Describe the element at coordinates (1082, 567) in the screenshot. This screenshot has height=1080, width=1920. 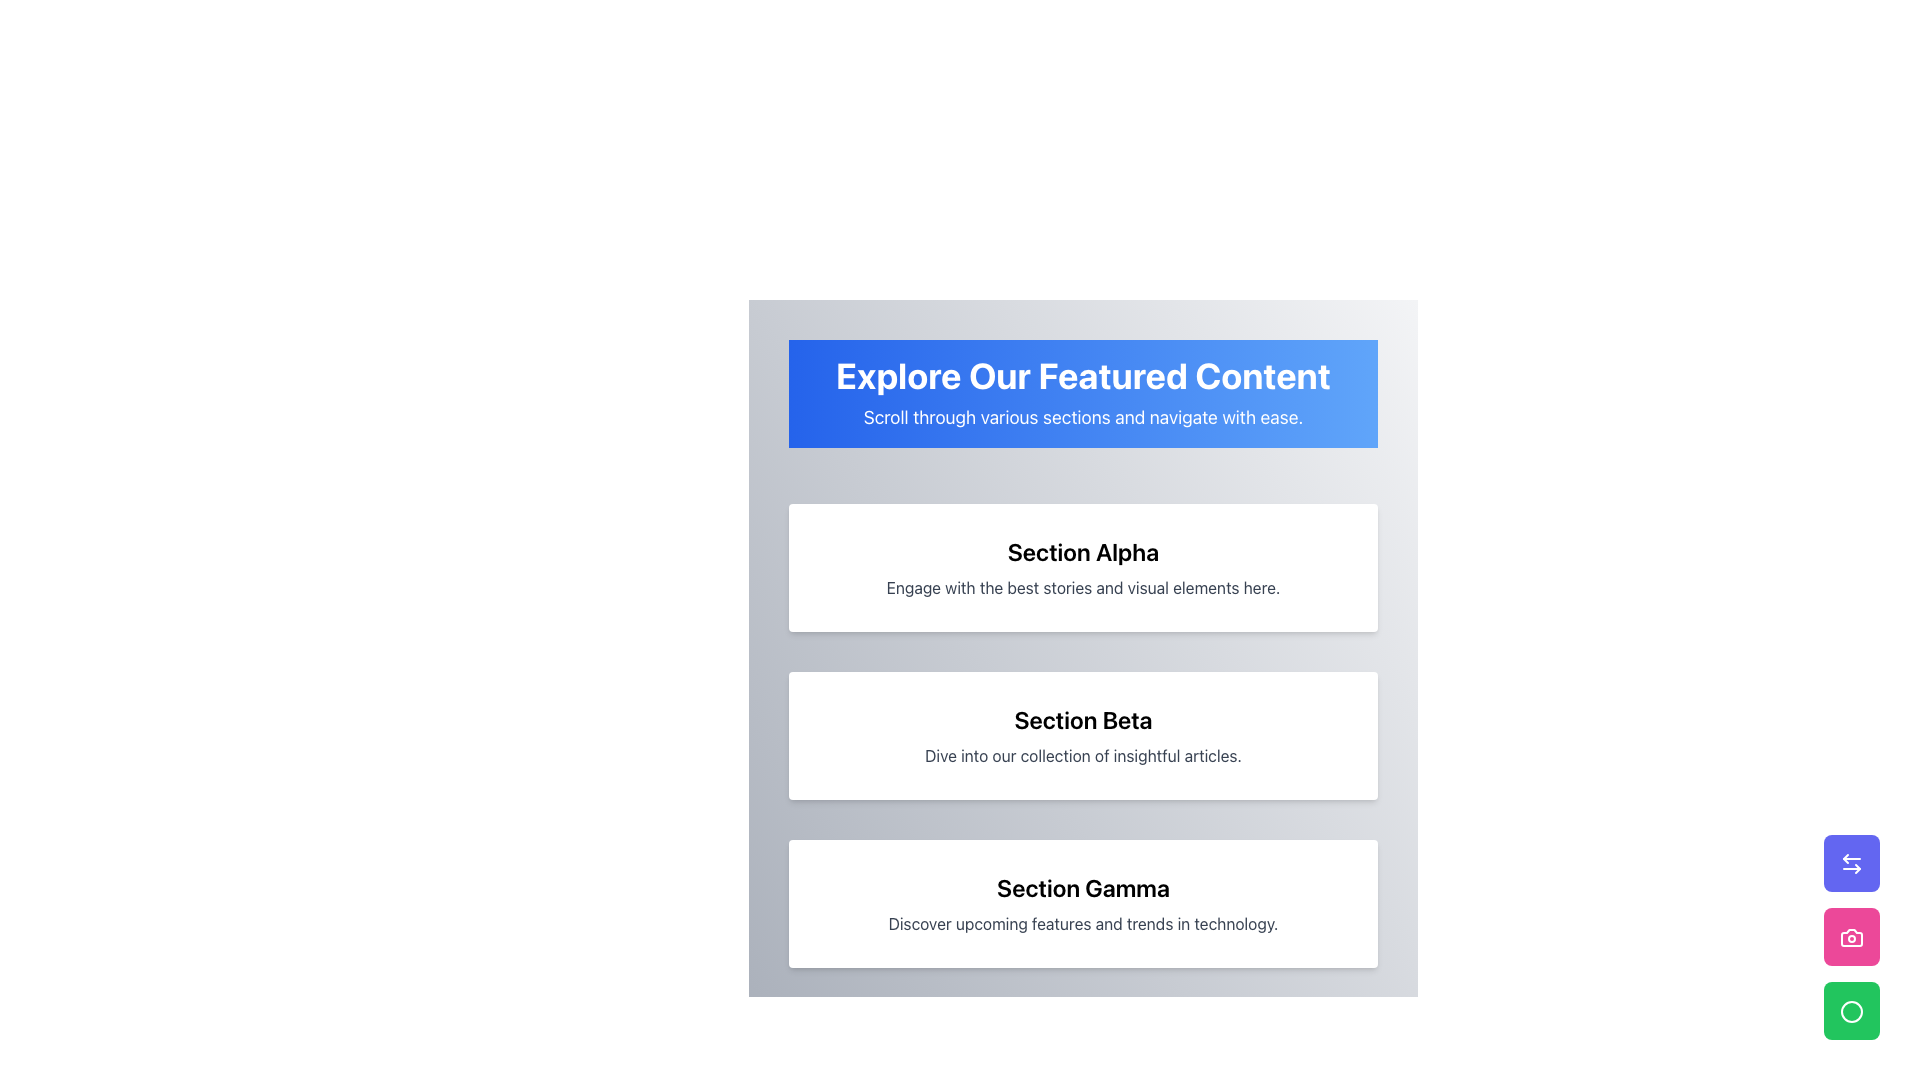
I see `text content from the text box that serves as a section header and introduction for 'Section Alpha', located below the blue header titled 'Explore Our Featured Content'` at that location.